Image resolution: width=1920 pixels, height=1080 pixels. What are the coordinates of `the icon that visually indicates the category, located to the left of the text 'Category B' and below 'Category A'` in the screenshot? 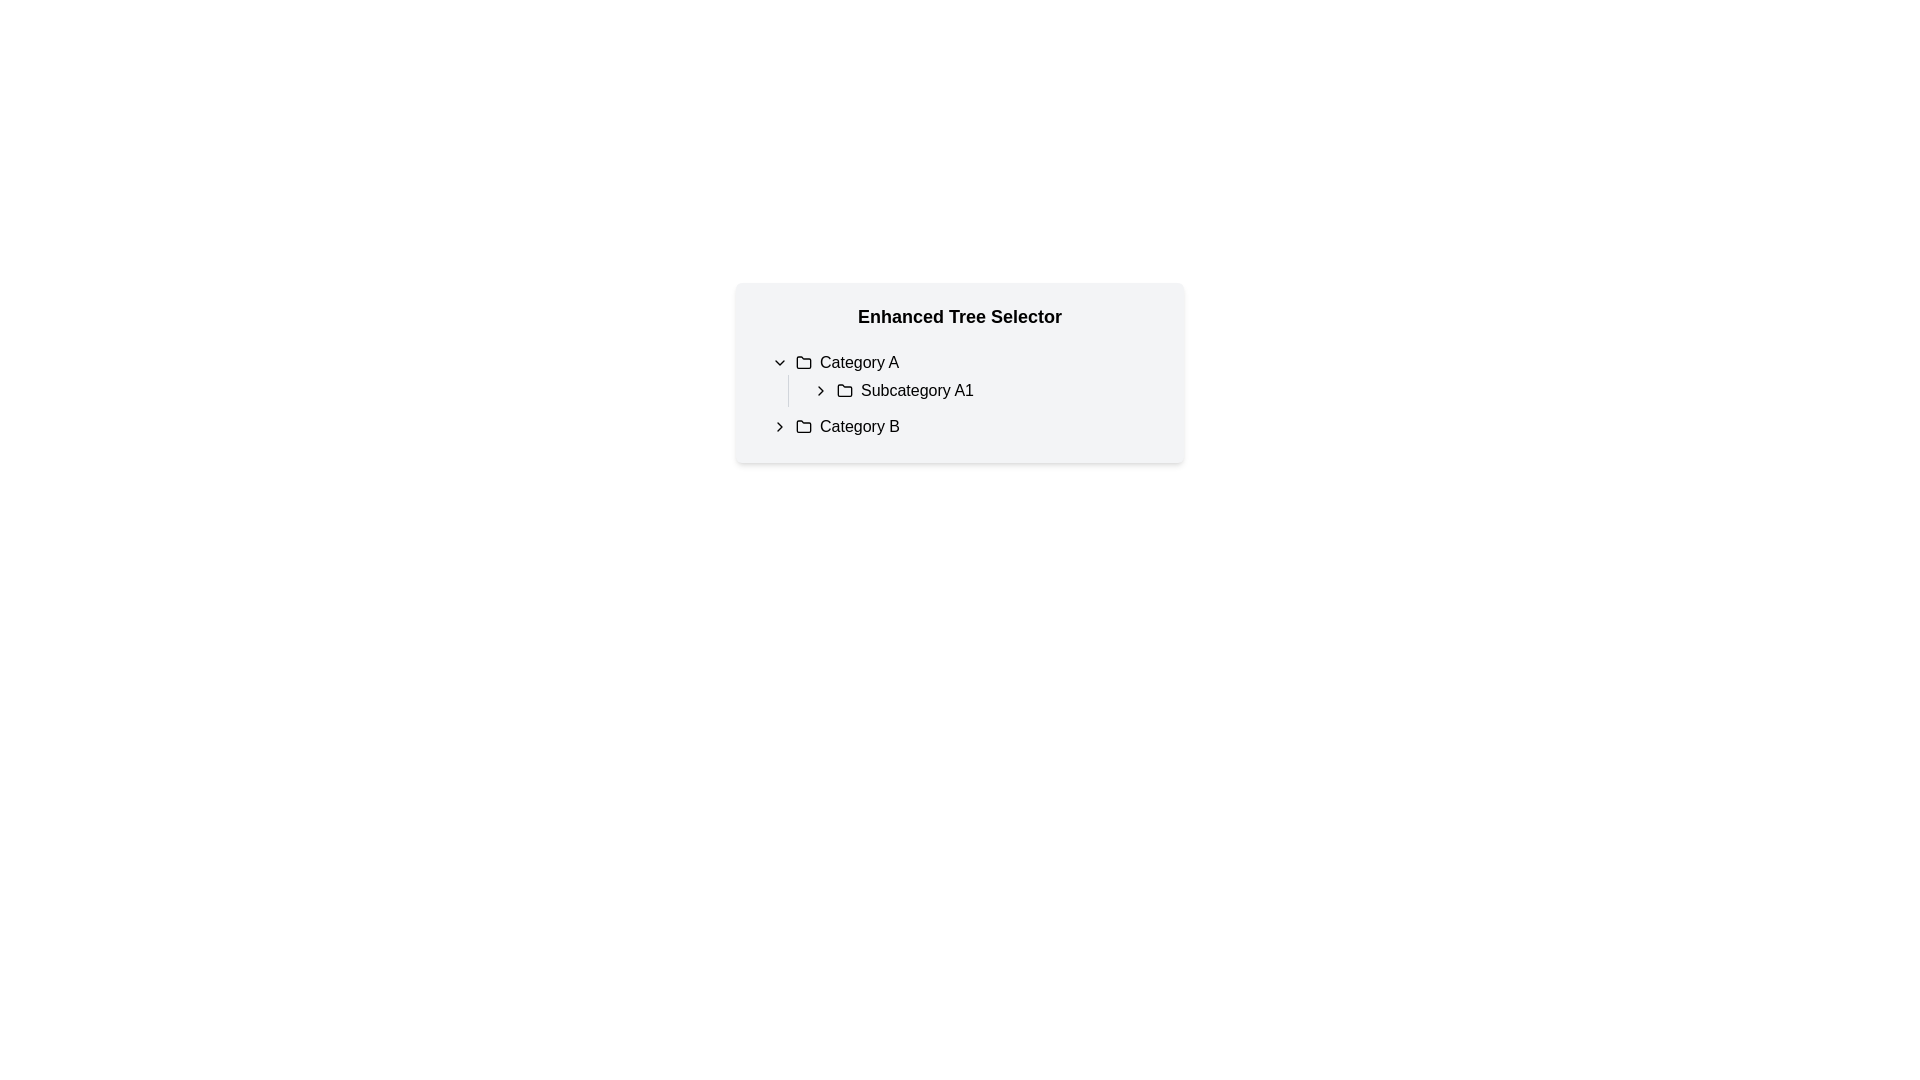 It's located at (804, 426).